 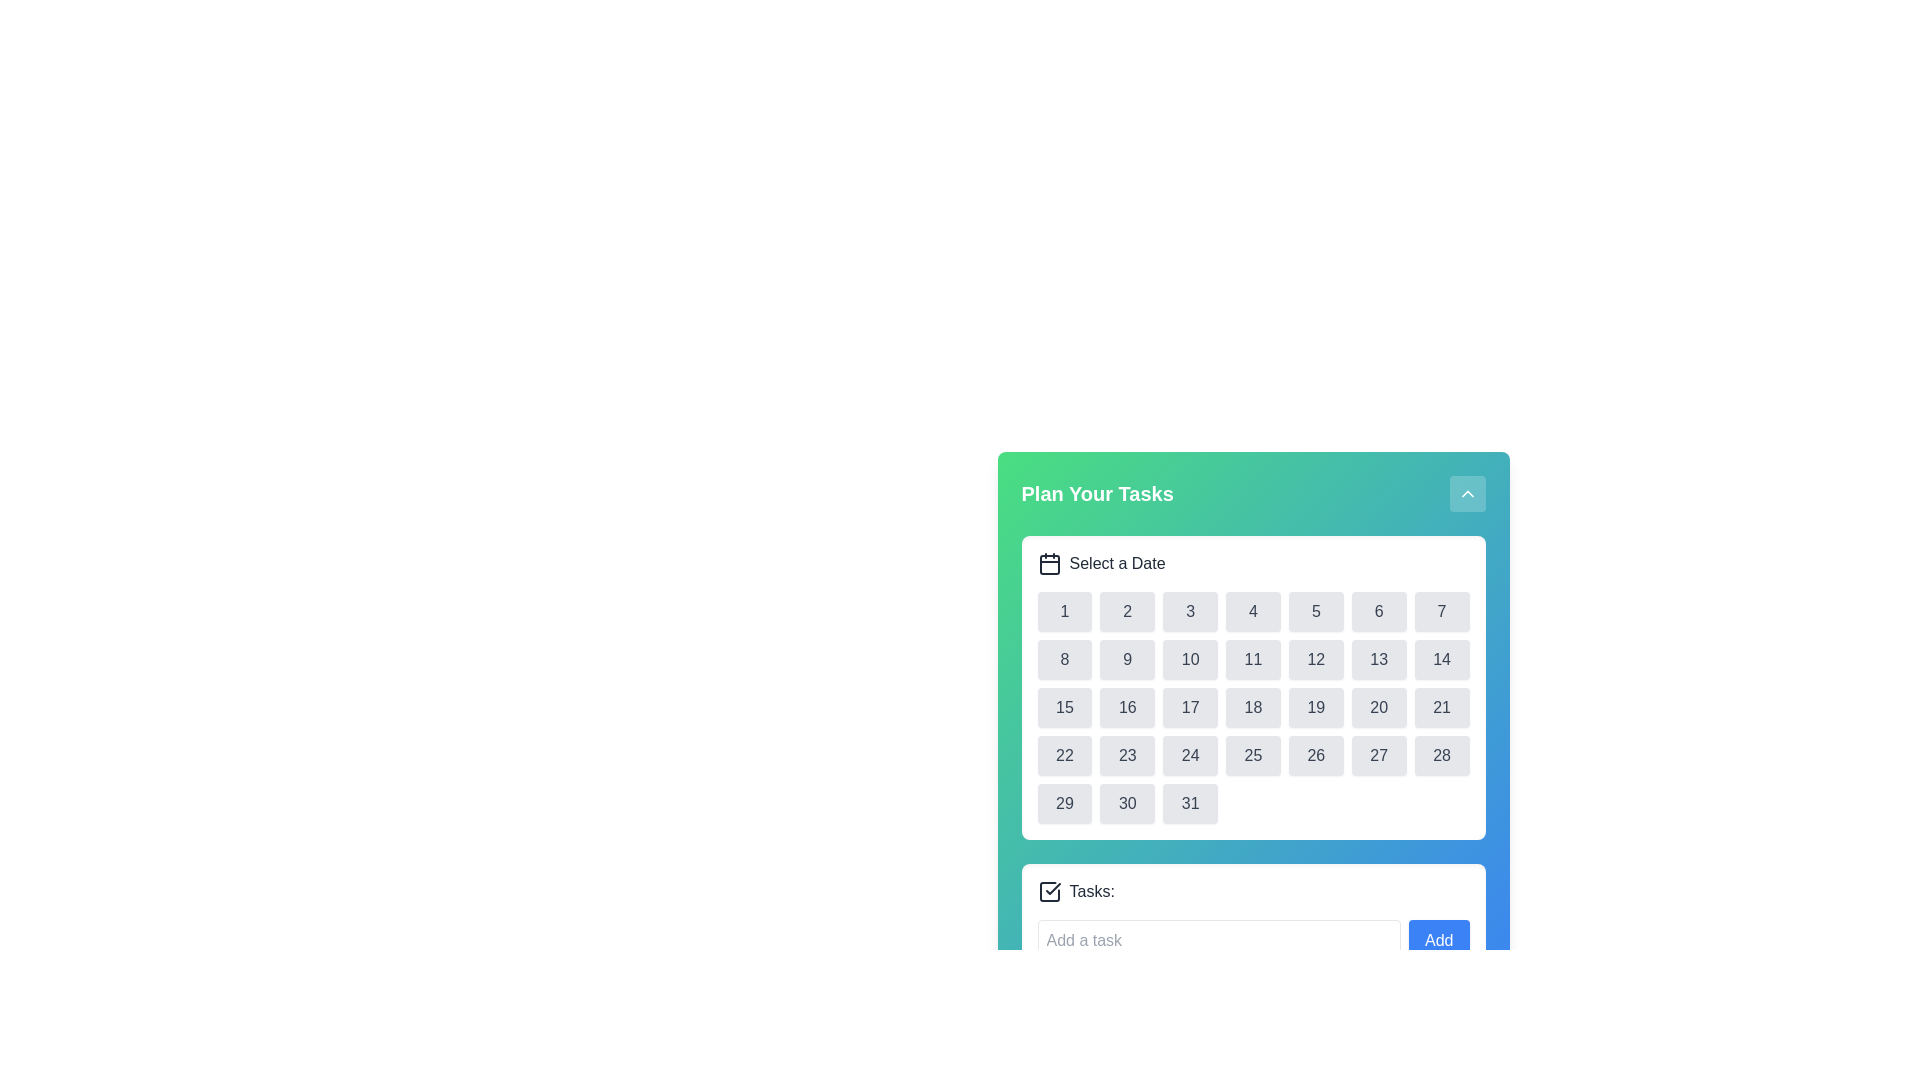 I want to click on the grid of calendar dates located below the 'Select a Date' header, so click(x=1252, y=707).